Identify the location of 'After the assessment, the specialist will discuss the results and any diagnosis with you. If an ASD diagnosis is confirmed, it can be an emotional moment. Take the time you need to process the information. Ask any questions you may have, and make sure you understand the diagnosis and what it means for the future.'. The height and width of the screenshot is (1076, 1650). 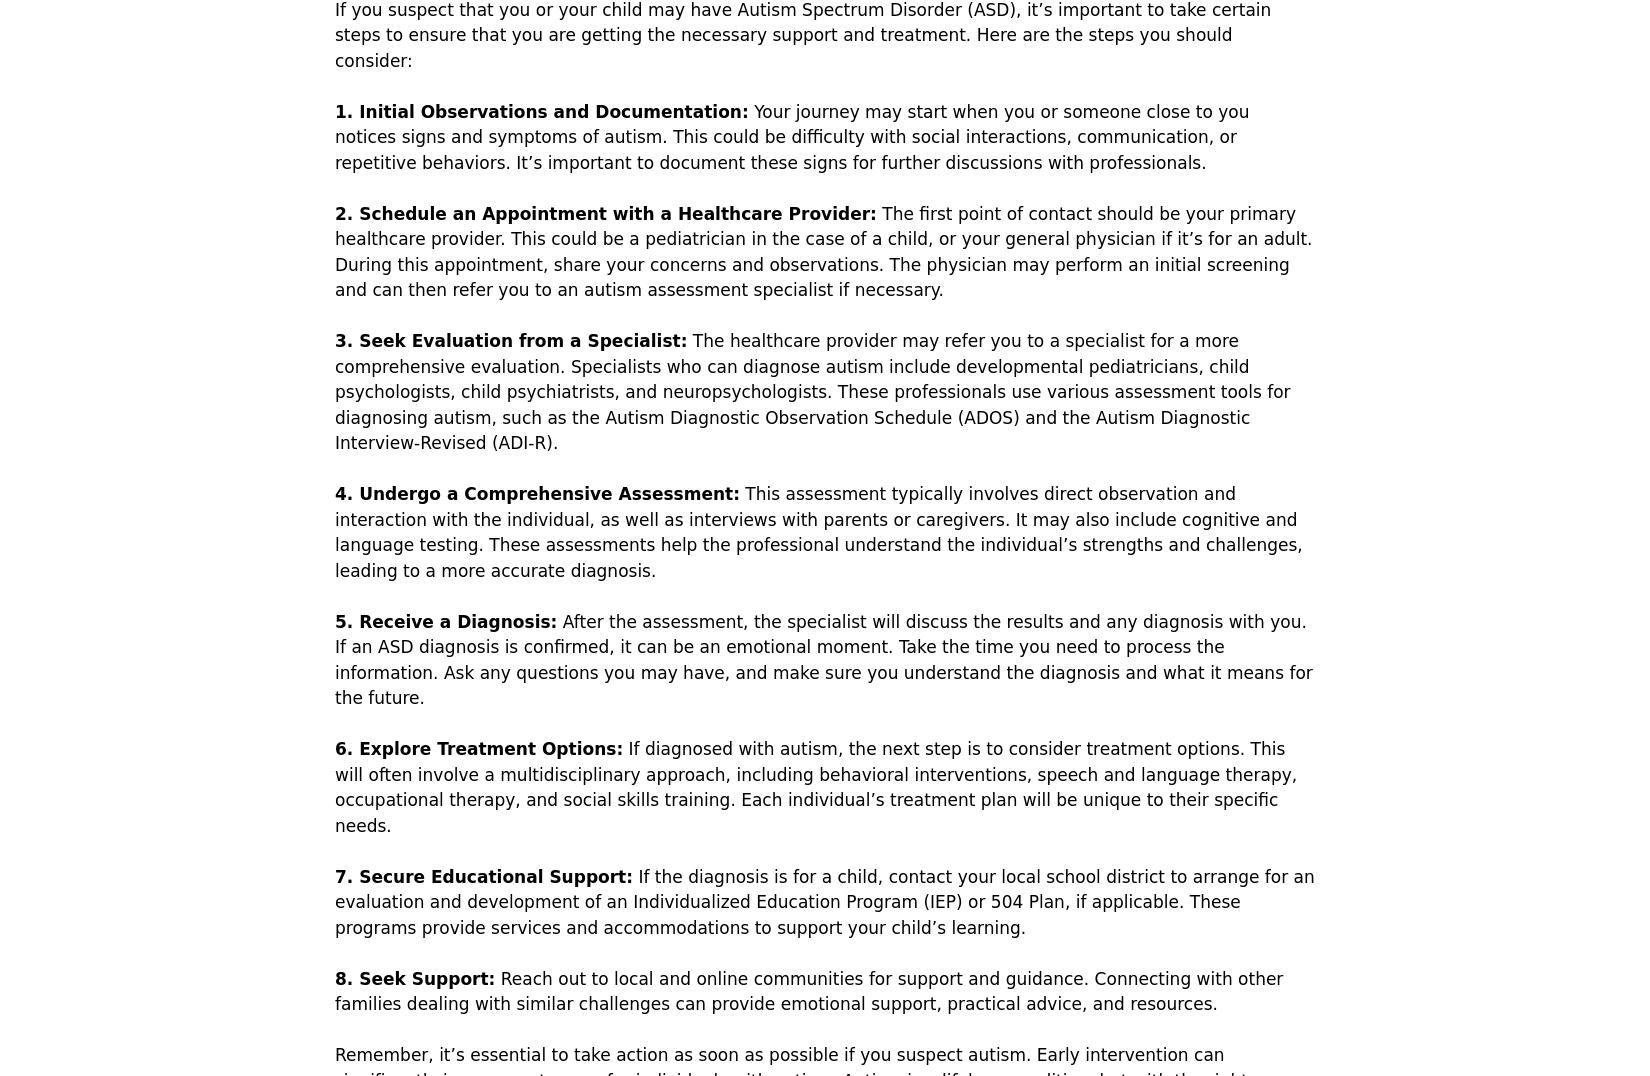
(822, 658).